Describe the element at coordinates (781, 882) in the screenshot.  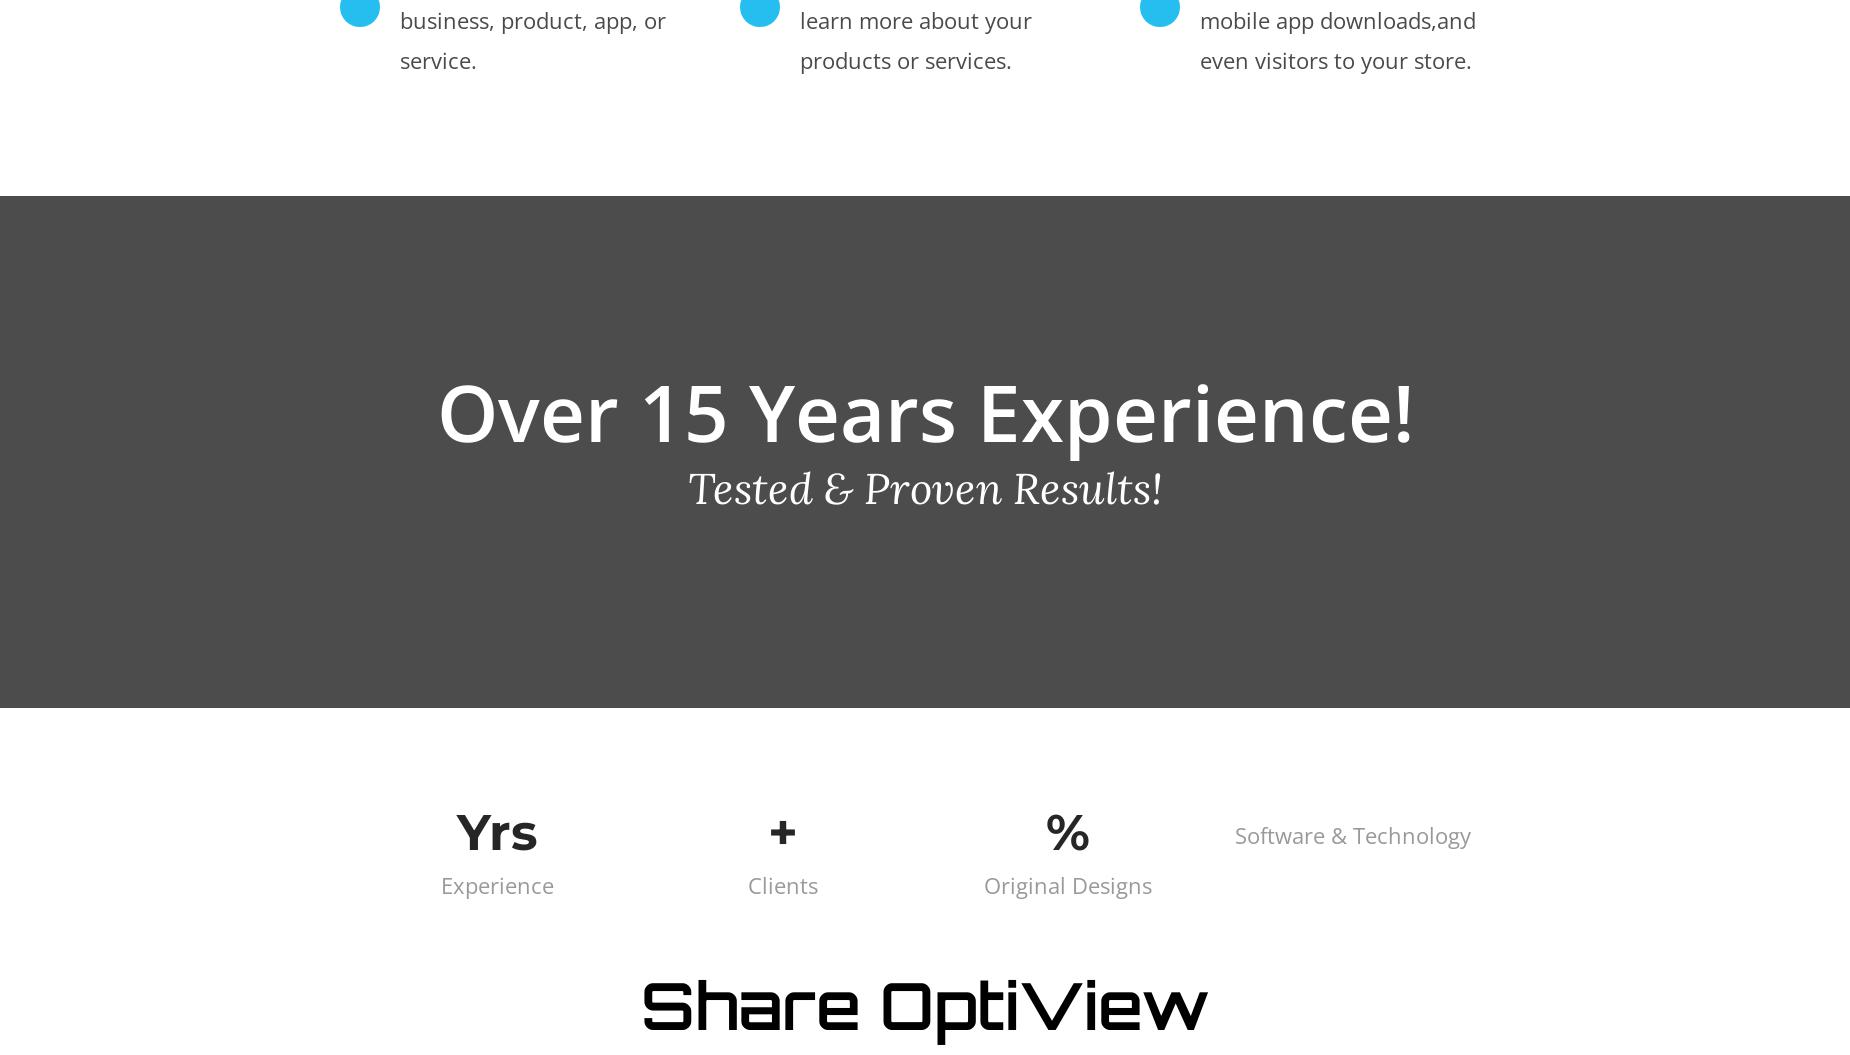
I see `'Clients'` at that location.